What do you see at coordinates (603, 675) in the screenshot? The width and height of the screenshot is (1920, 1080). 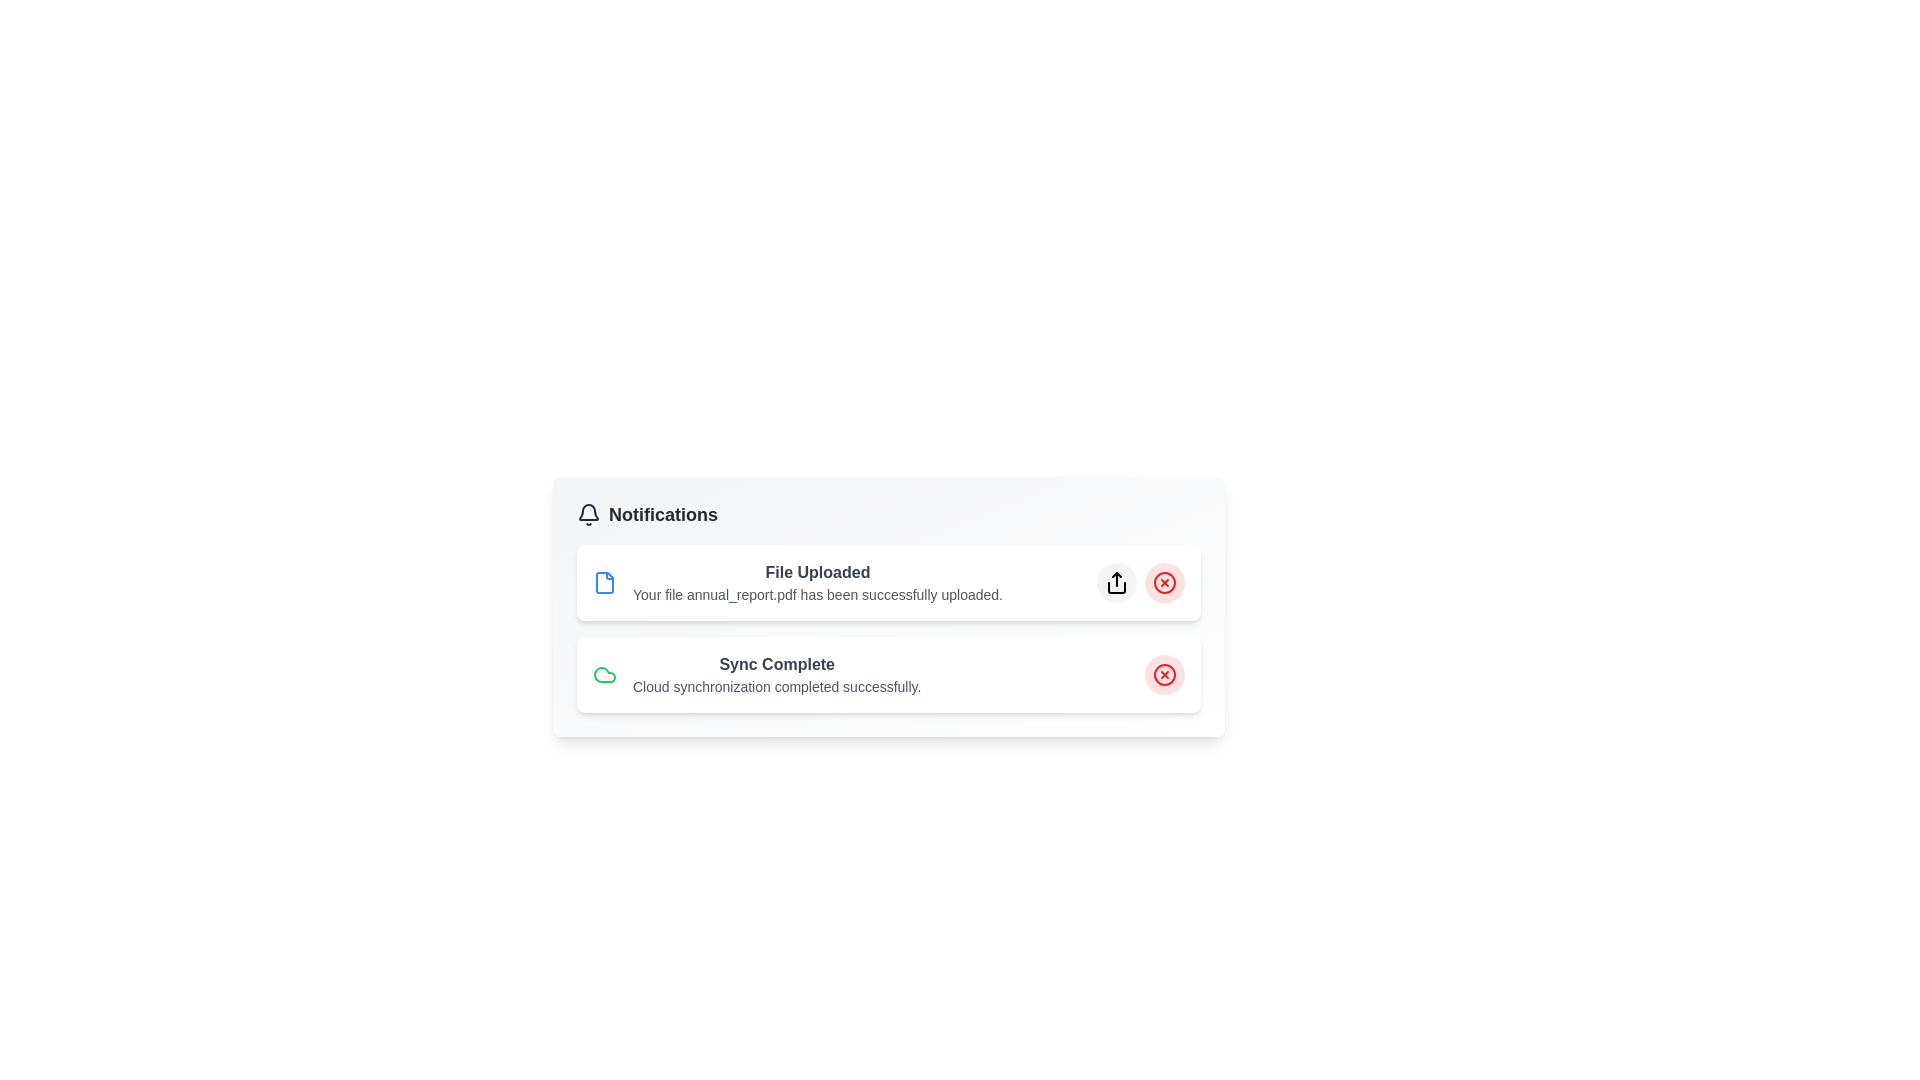 I see `the cloud icon in the 'Sync Complete' notification under the 'Notifications' section` at bounding box center [603, 675].